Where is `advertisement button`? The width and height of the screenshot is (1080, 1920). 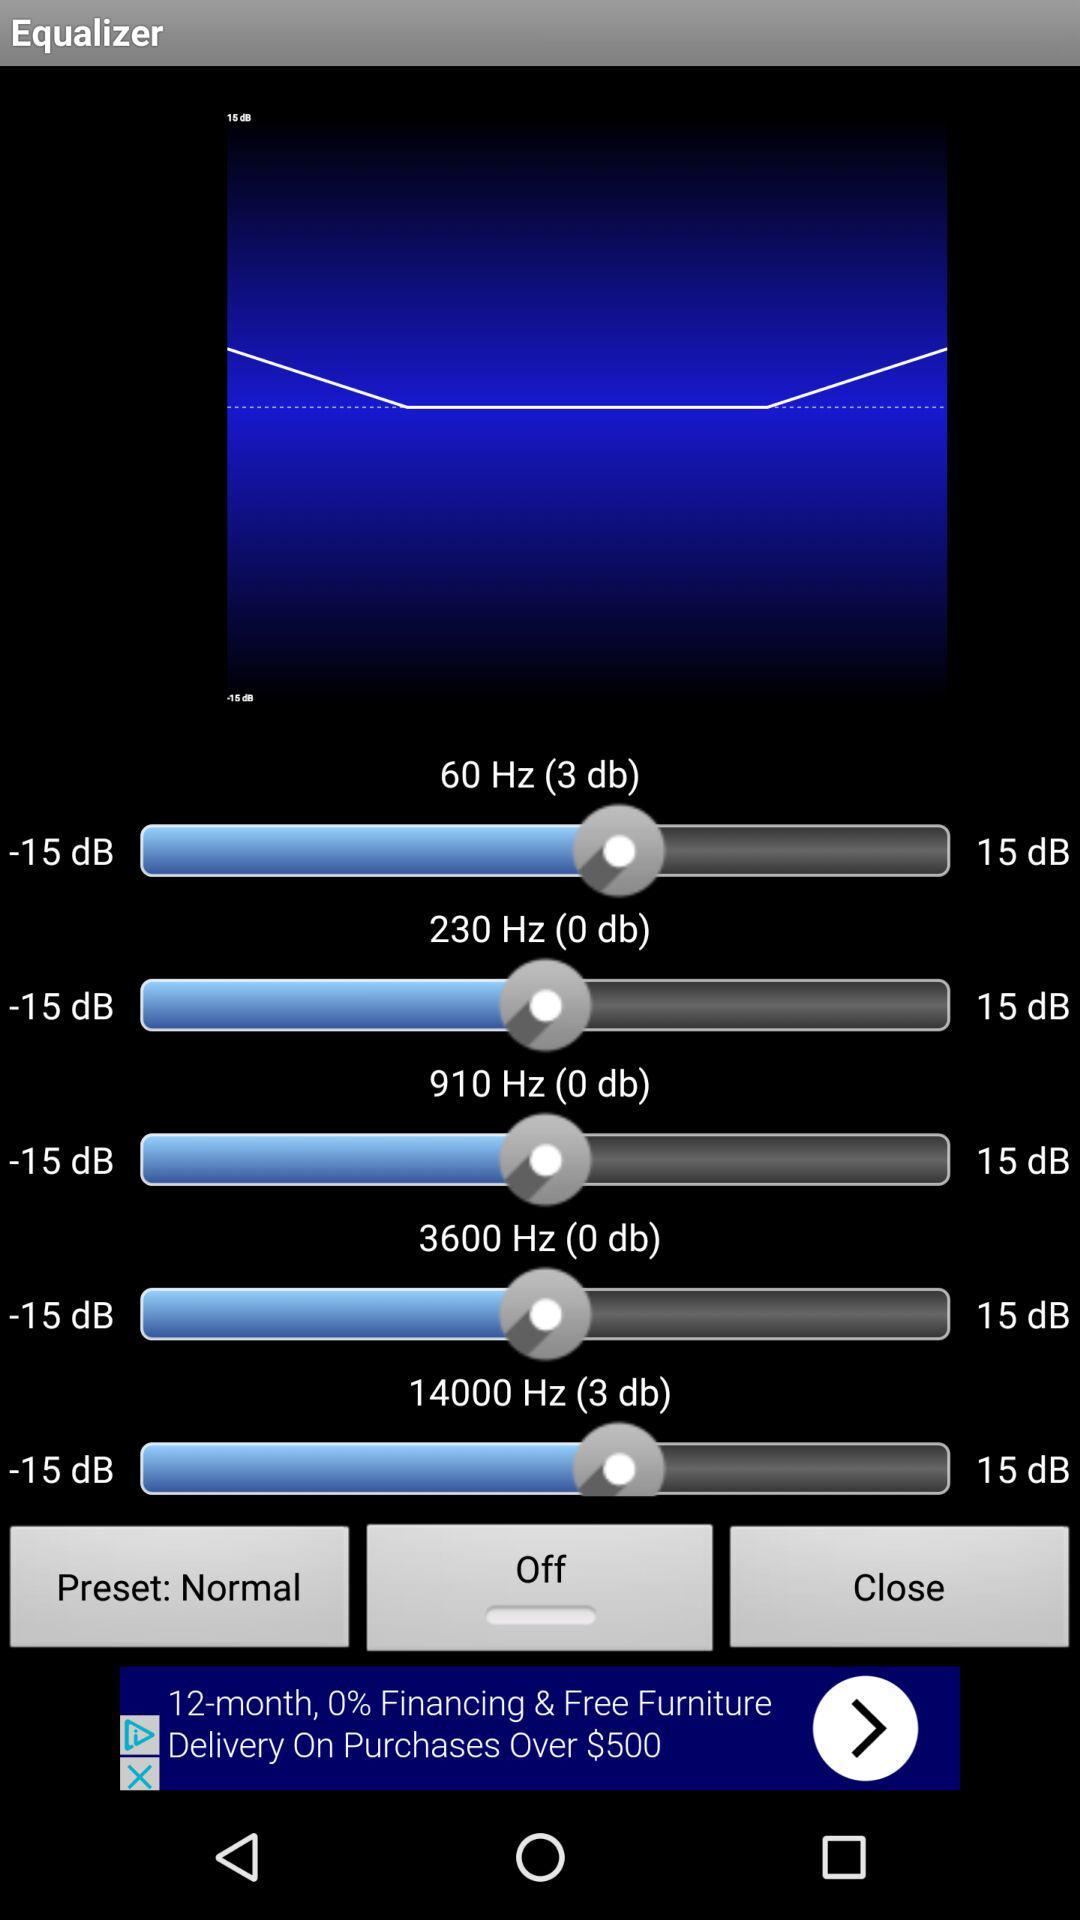 advertisement button is located at coordinates (540, 1727).